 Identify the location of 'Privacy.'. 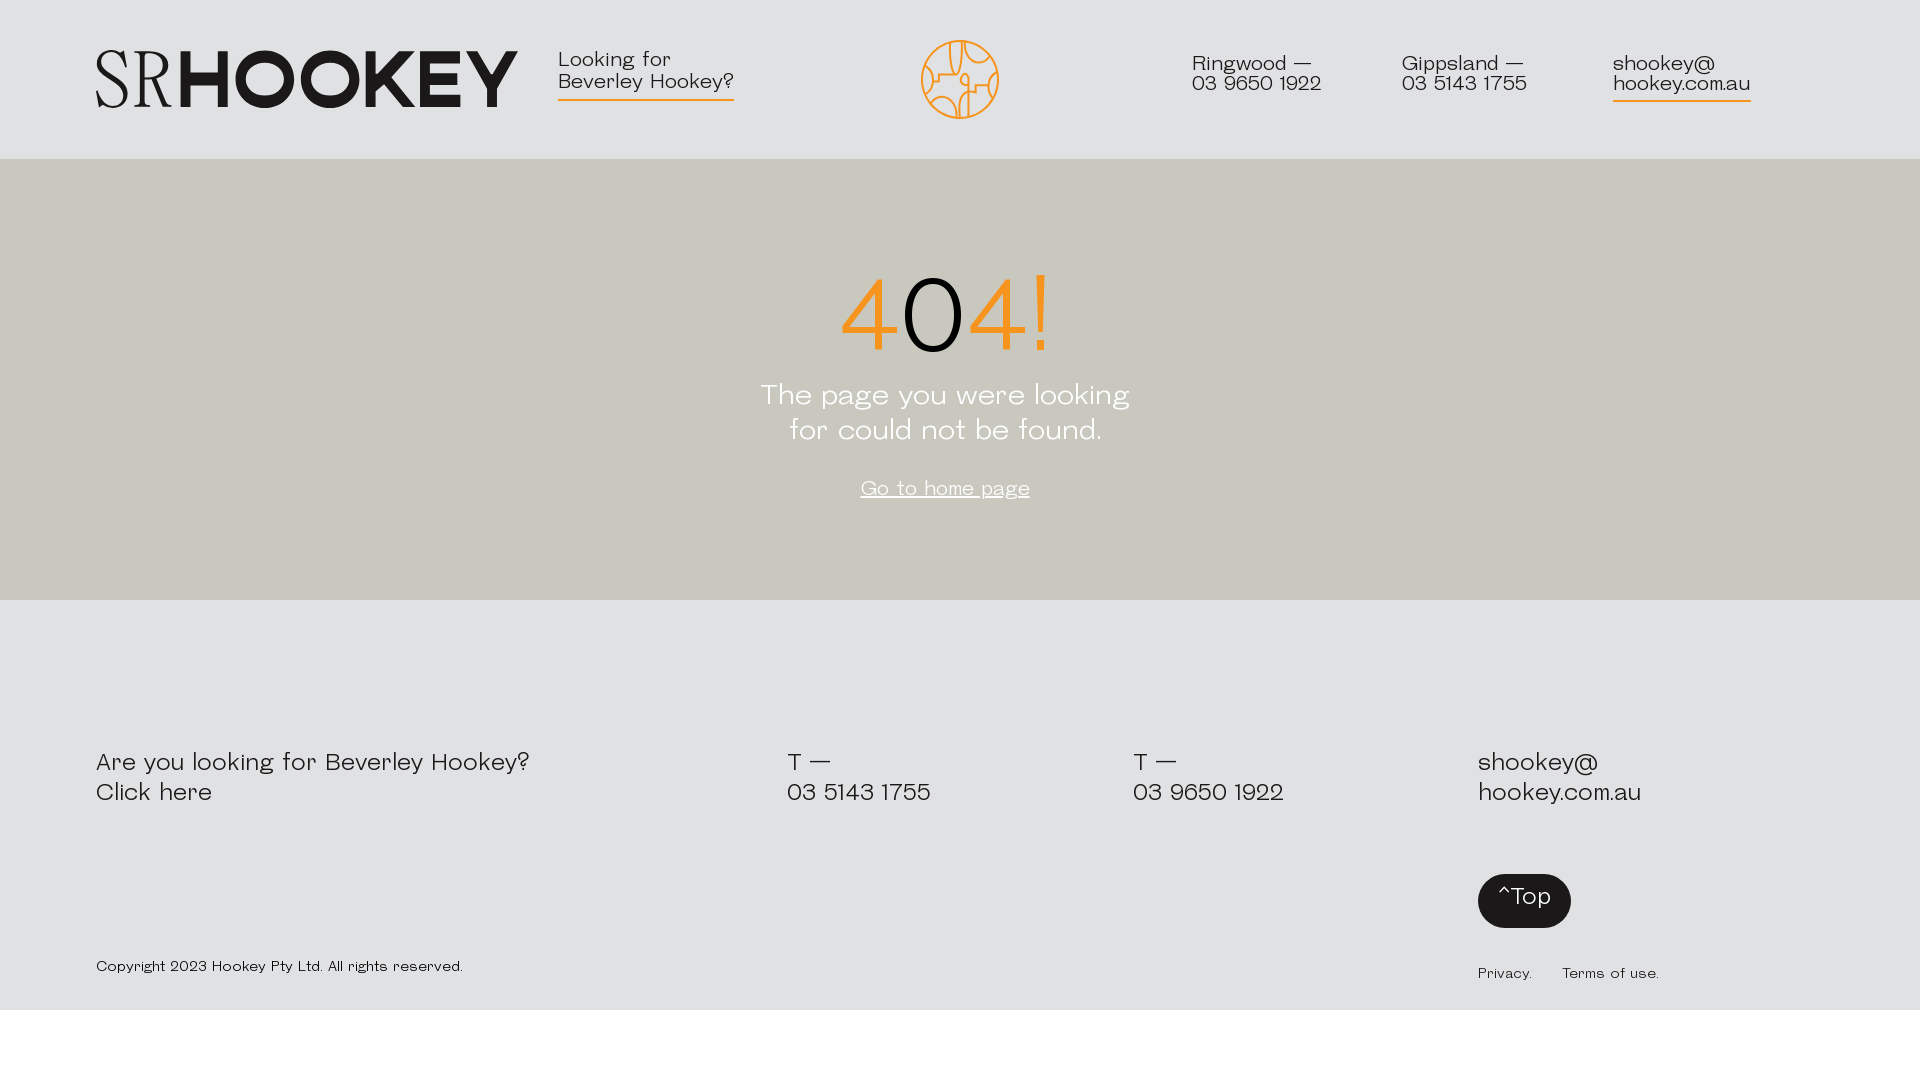
(1505, 973).